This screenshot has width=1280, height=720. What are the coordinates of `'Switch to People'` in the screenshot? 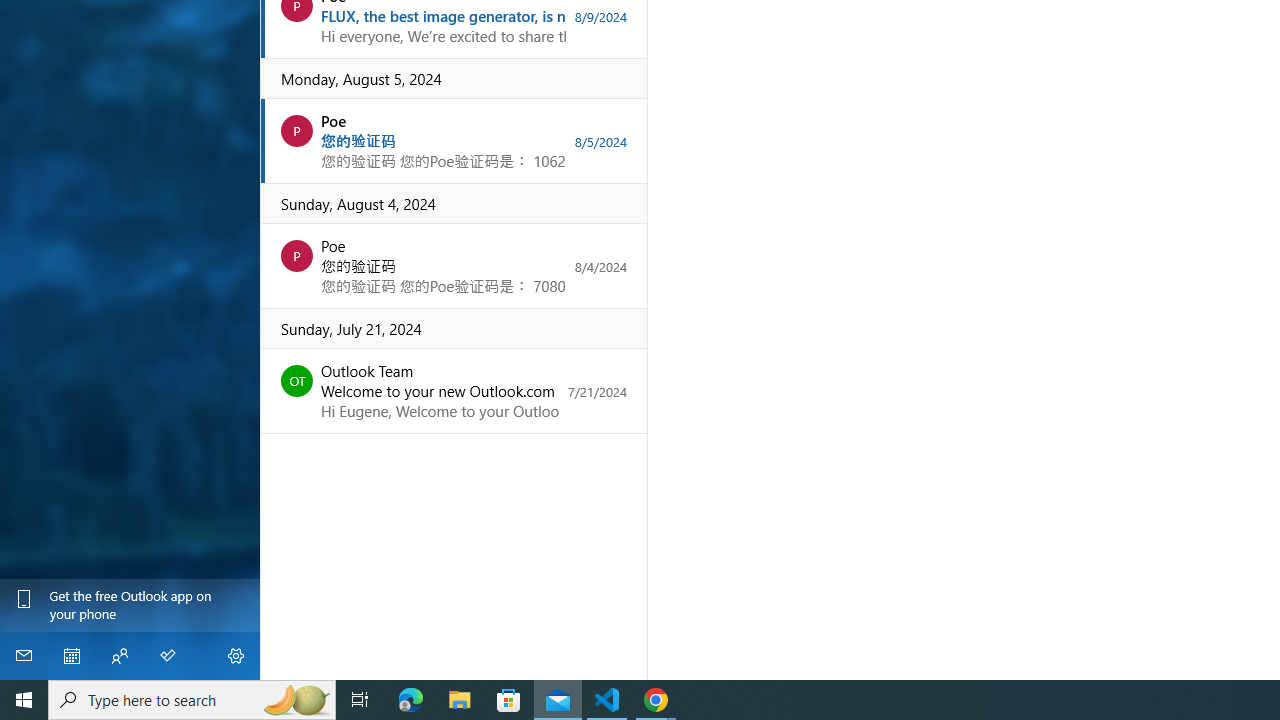 It's located at (118, 655).